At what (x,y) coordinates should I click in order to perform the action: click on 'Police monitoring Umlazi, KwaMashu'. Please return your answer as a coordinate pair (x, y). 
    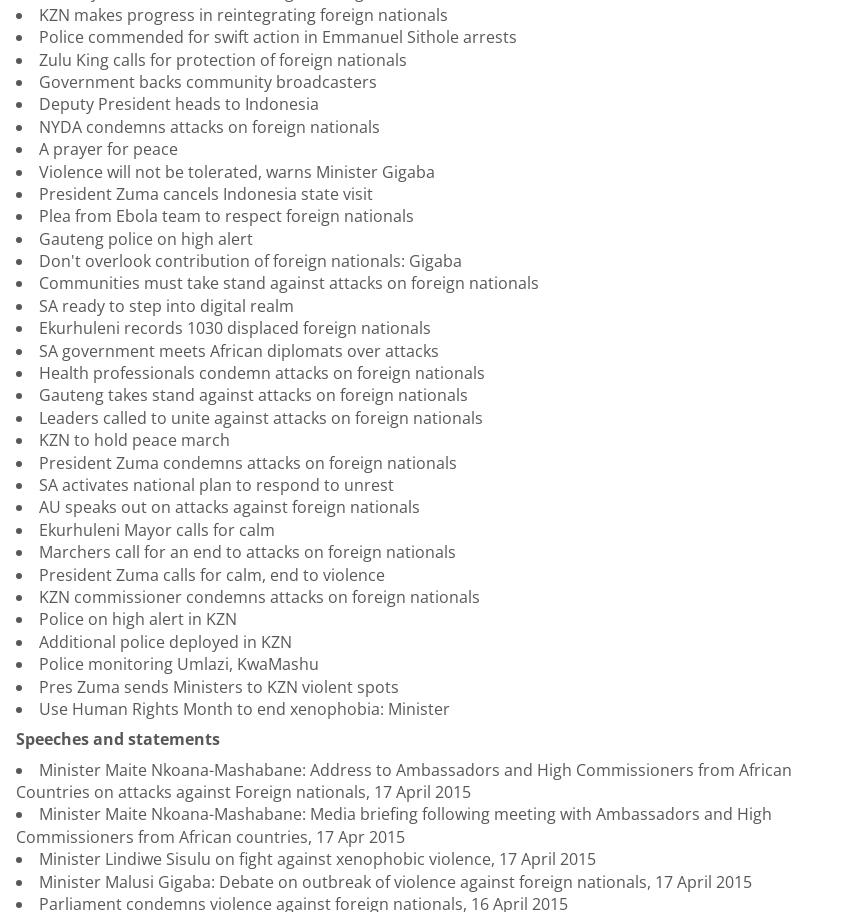
    Looking at the image, I should click on (178, 663).